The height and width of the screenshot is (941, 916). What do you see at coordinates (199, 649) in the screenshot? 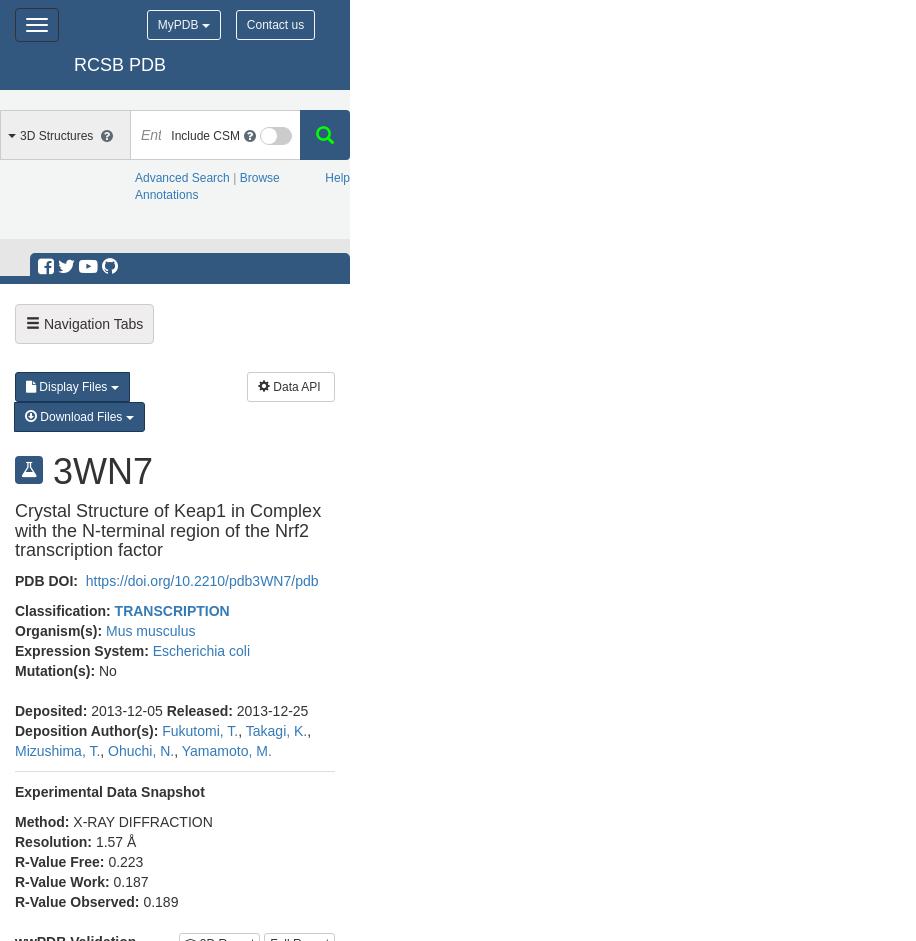
I see `'Escherichia coli'` at bounding box center [199, 649].